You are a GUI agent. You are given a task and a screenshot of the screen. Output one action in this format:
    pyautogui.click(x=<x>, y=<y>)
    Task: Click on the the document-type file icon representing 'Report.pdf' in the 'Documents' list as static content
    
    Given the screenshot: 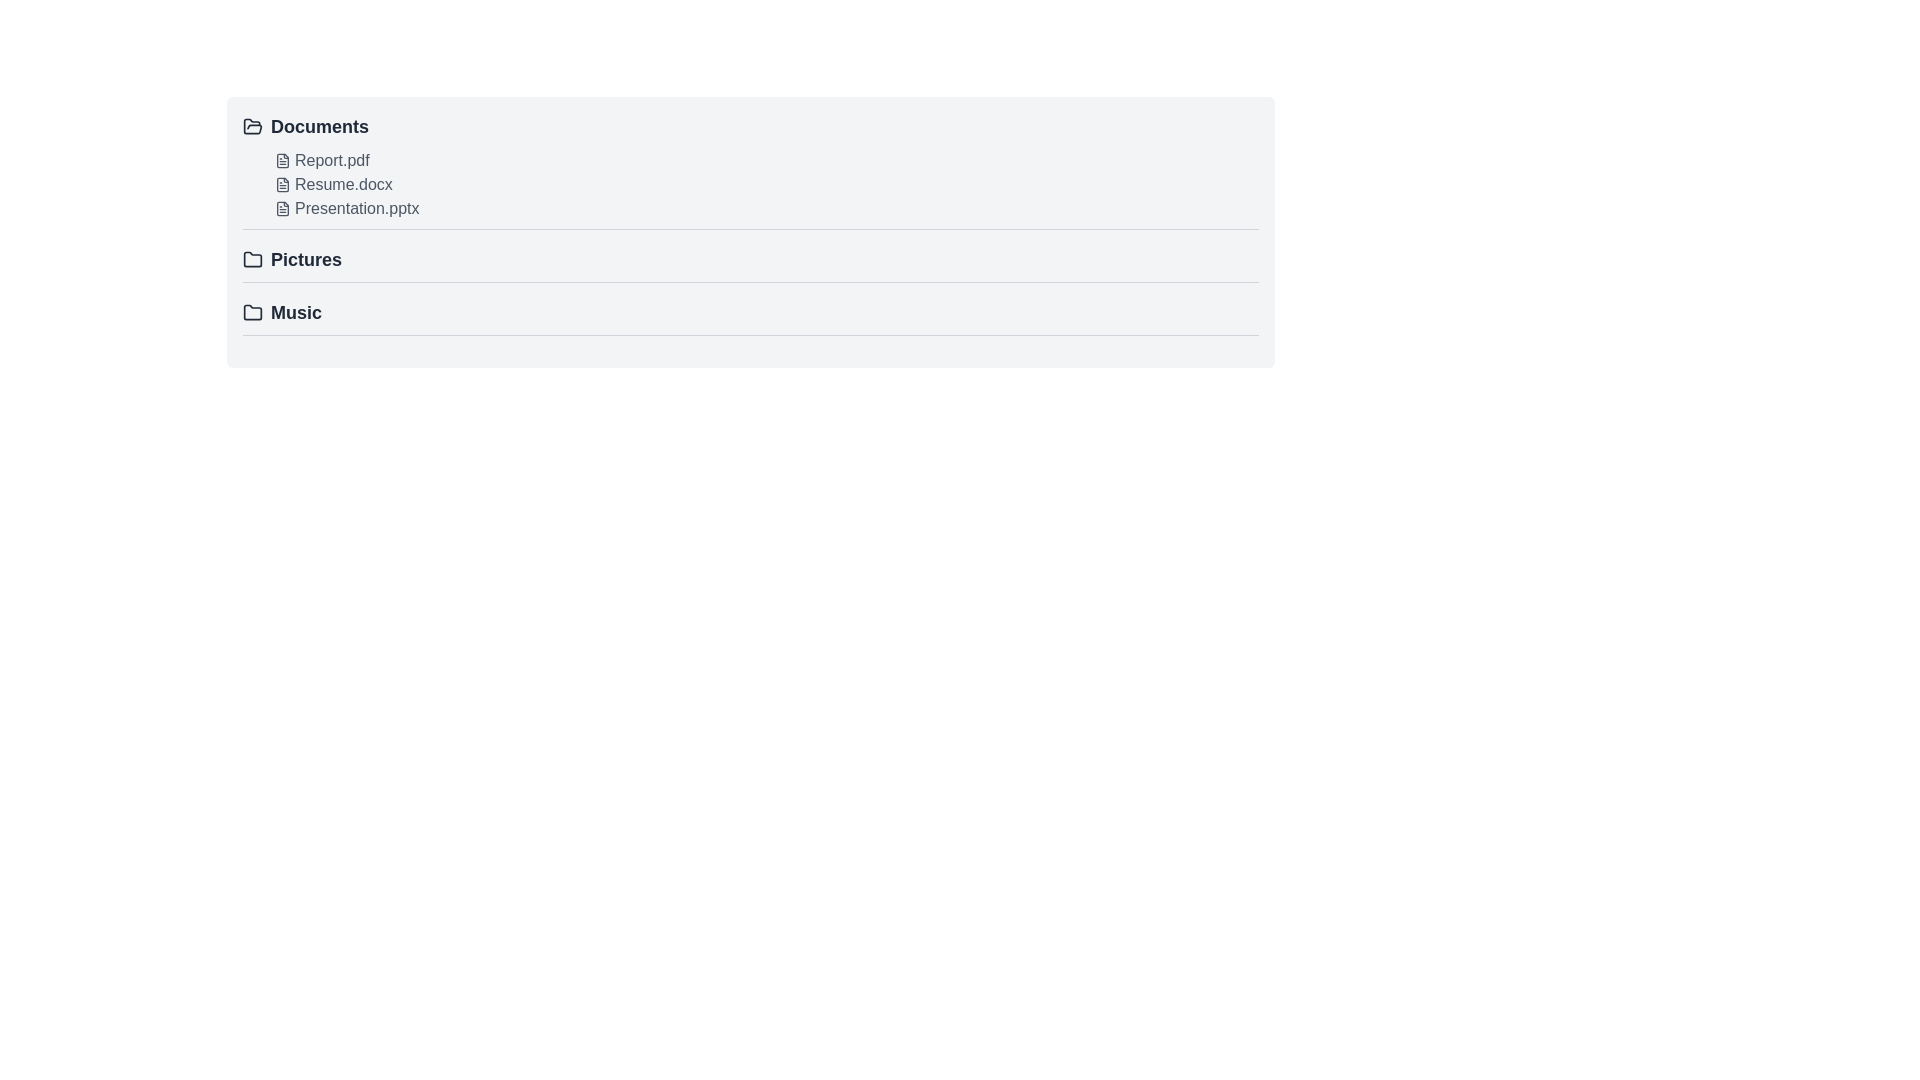 What is the action you would take?
    pyautogui.click(x=282, y=160)
    